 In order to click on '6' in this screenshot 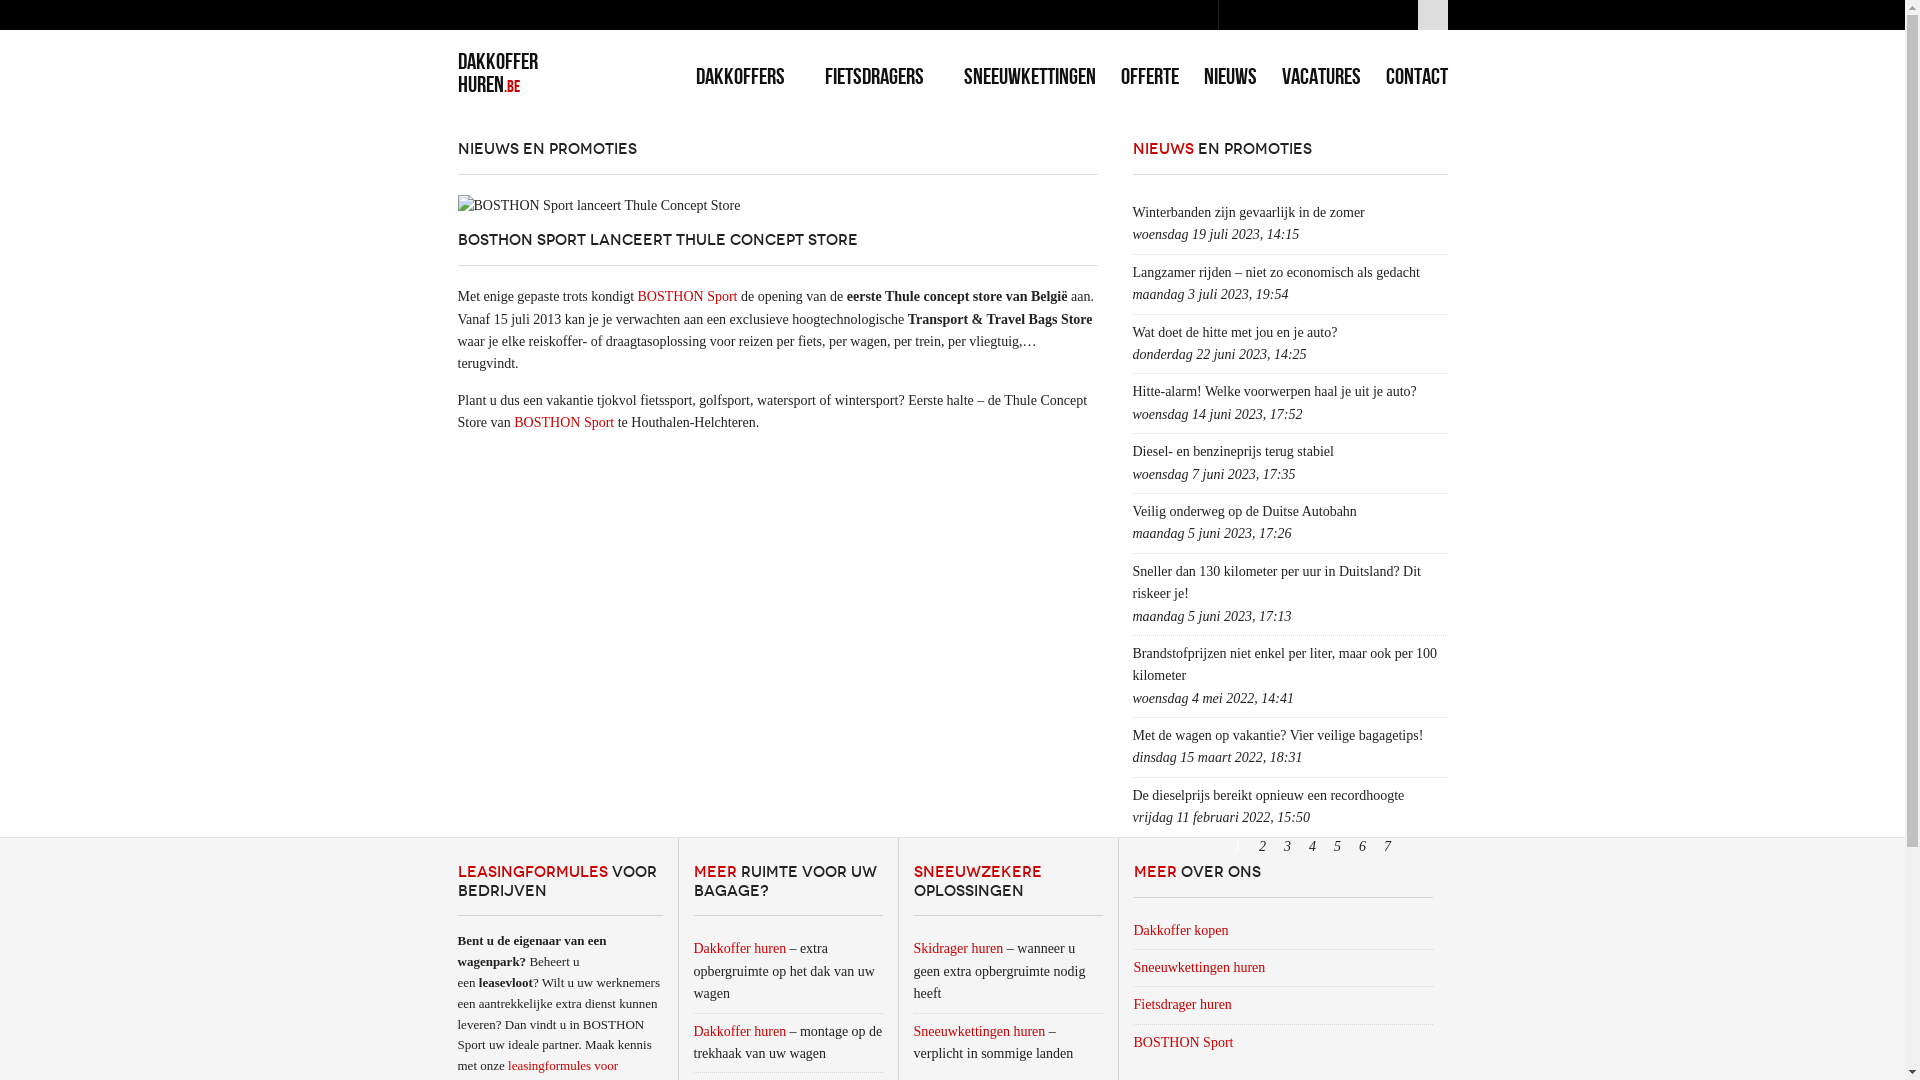, I will do `click(1361, 847)`.